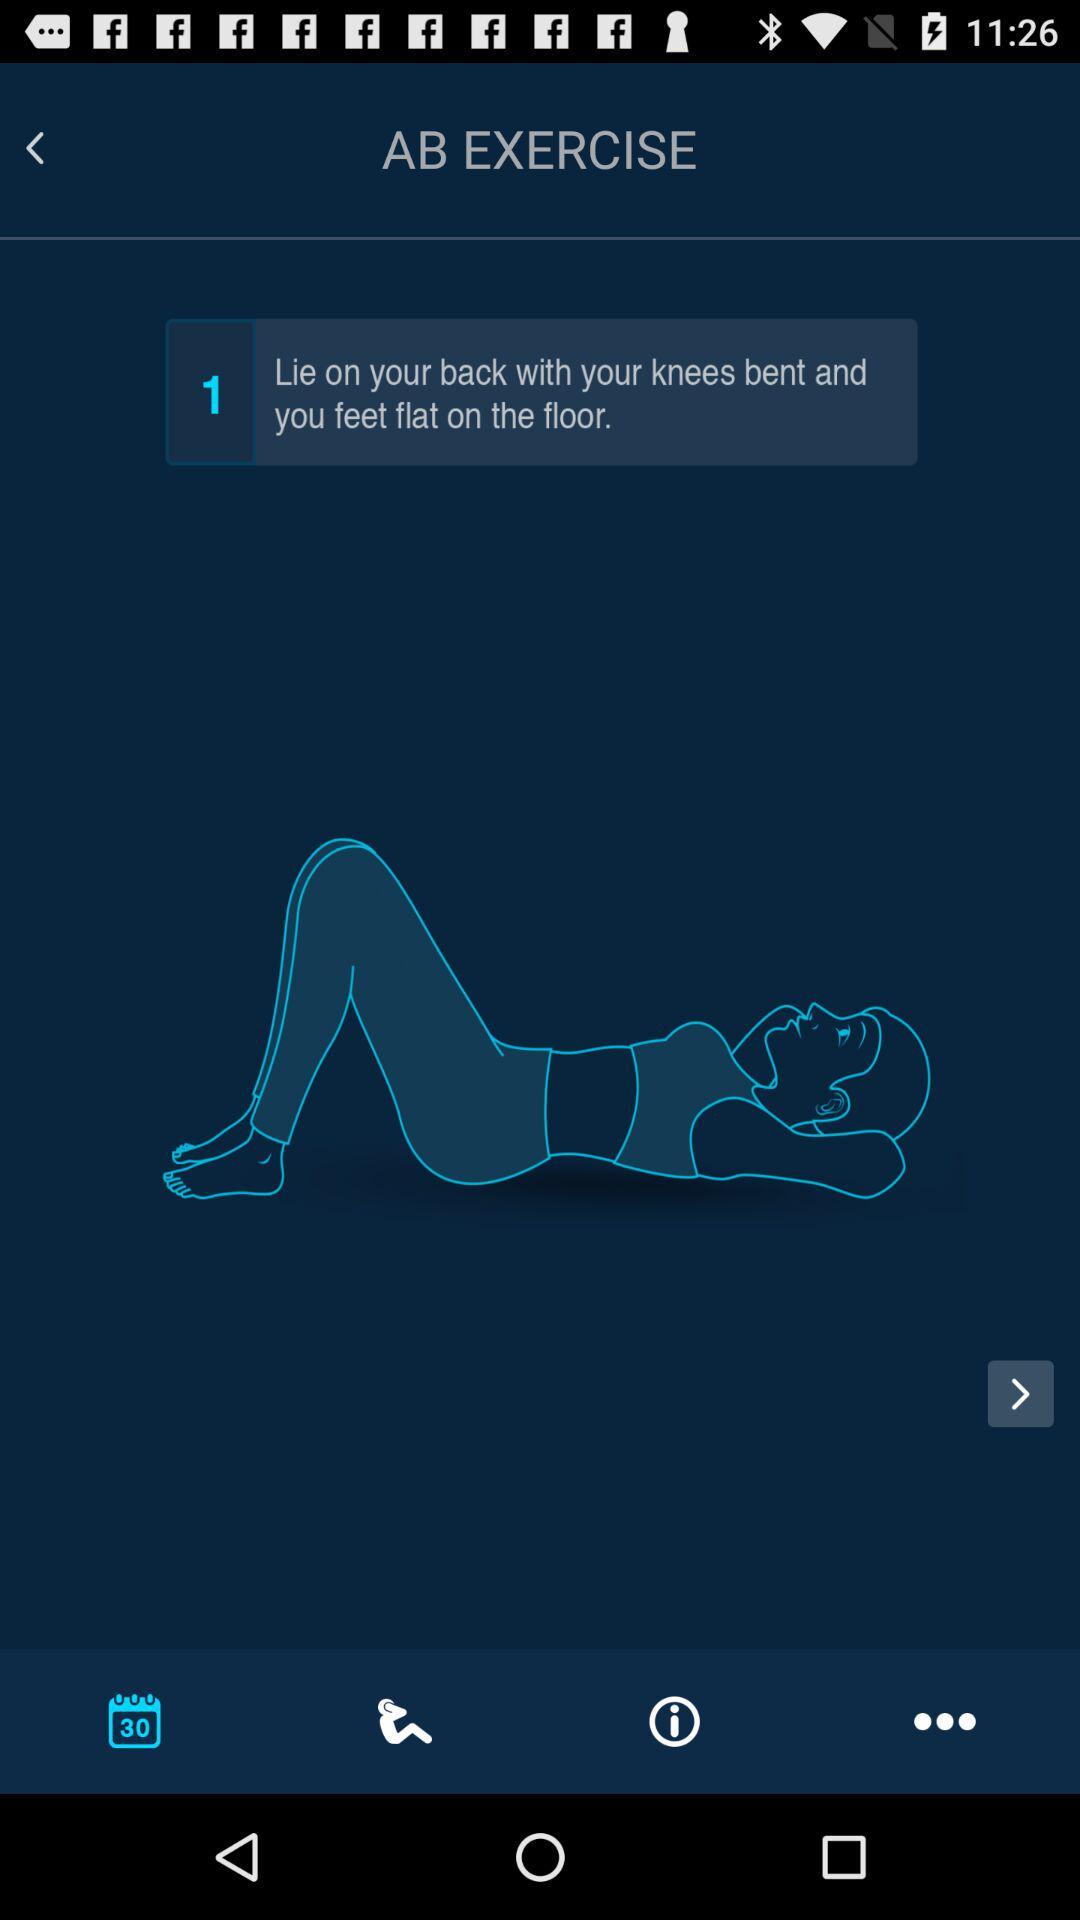  I want to click on the arrow_forward icon, so click(1020, 1491).